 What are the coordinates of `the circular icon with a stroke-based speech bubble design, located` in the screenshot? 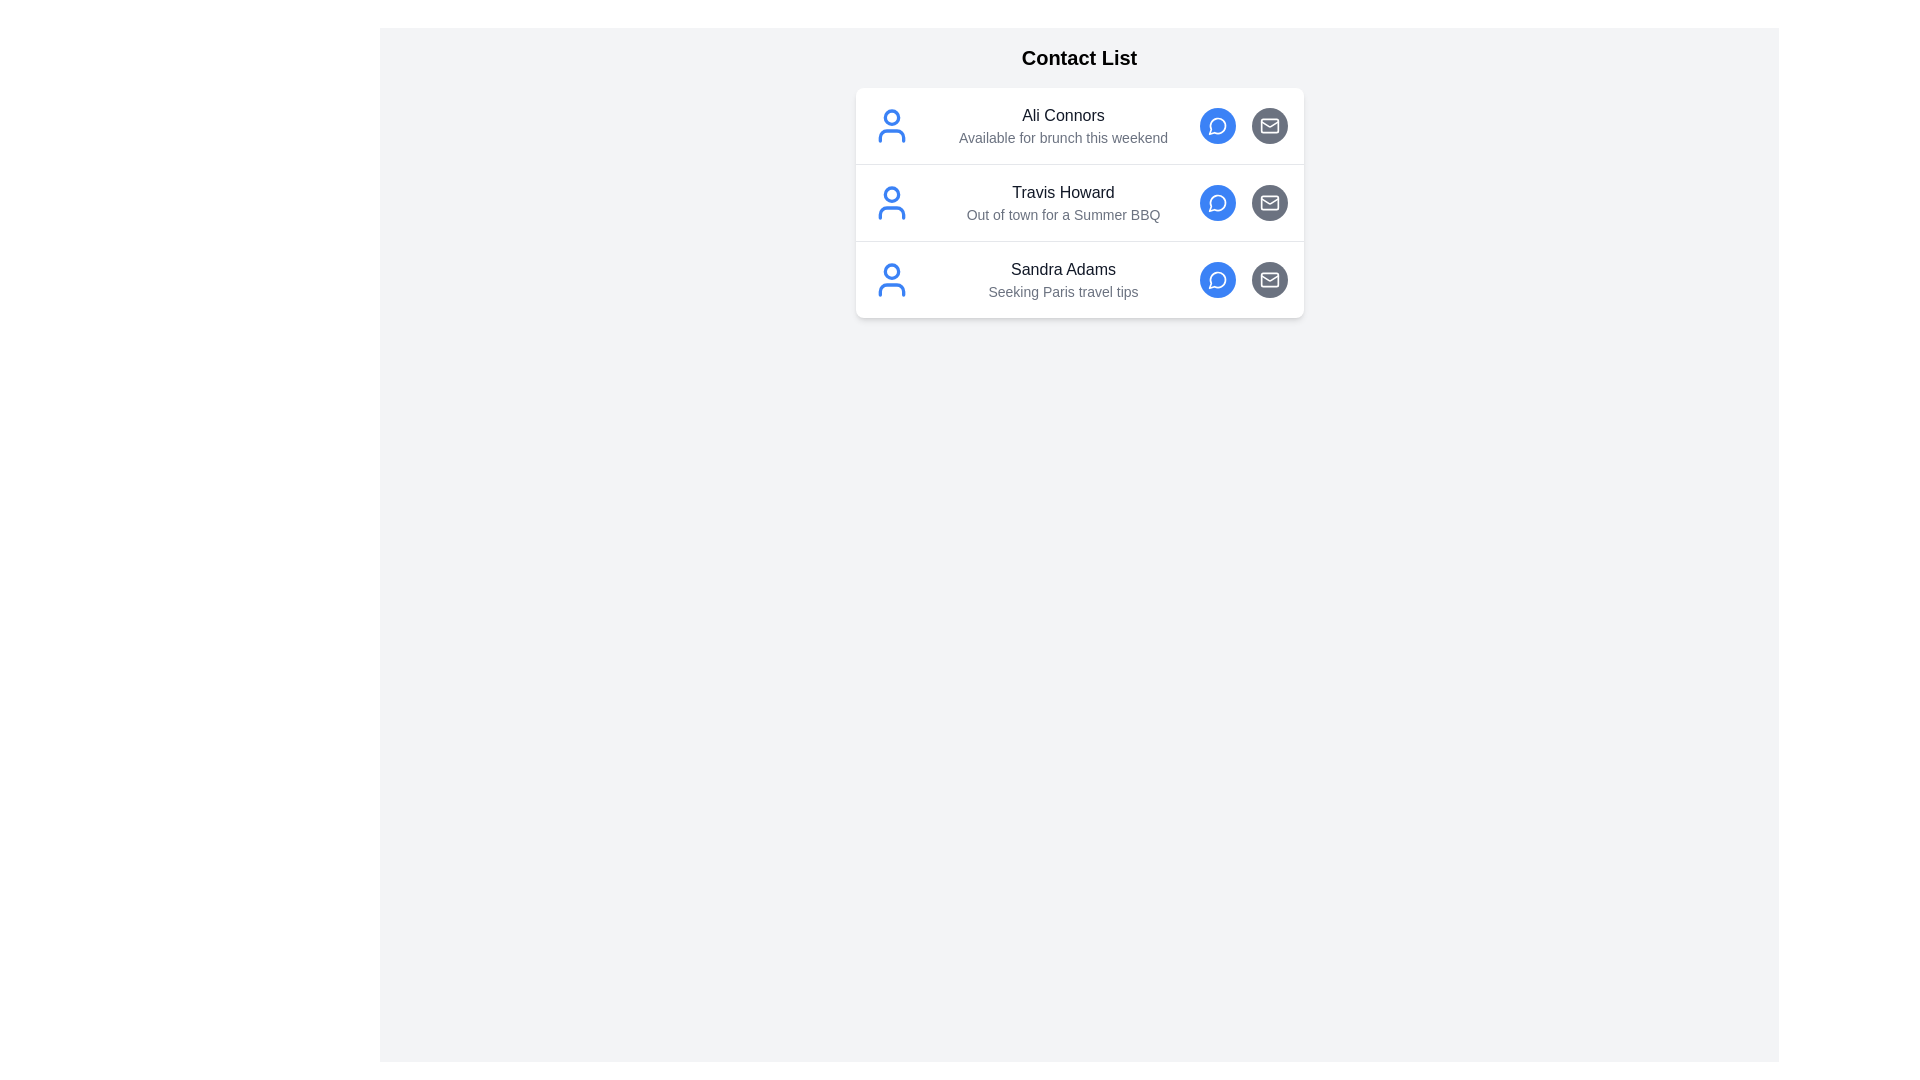 It's located at (1216, 203).